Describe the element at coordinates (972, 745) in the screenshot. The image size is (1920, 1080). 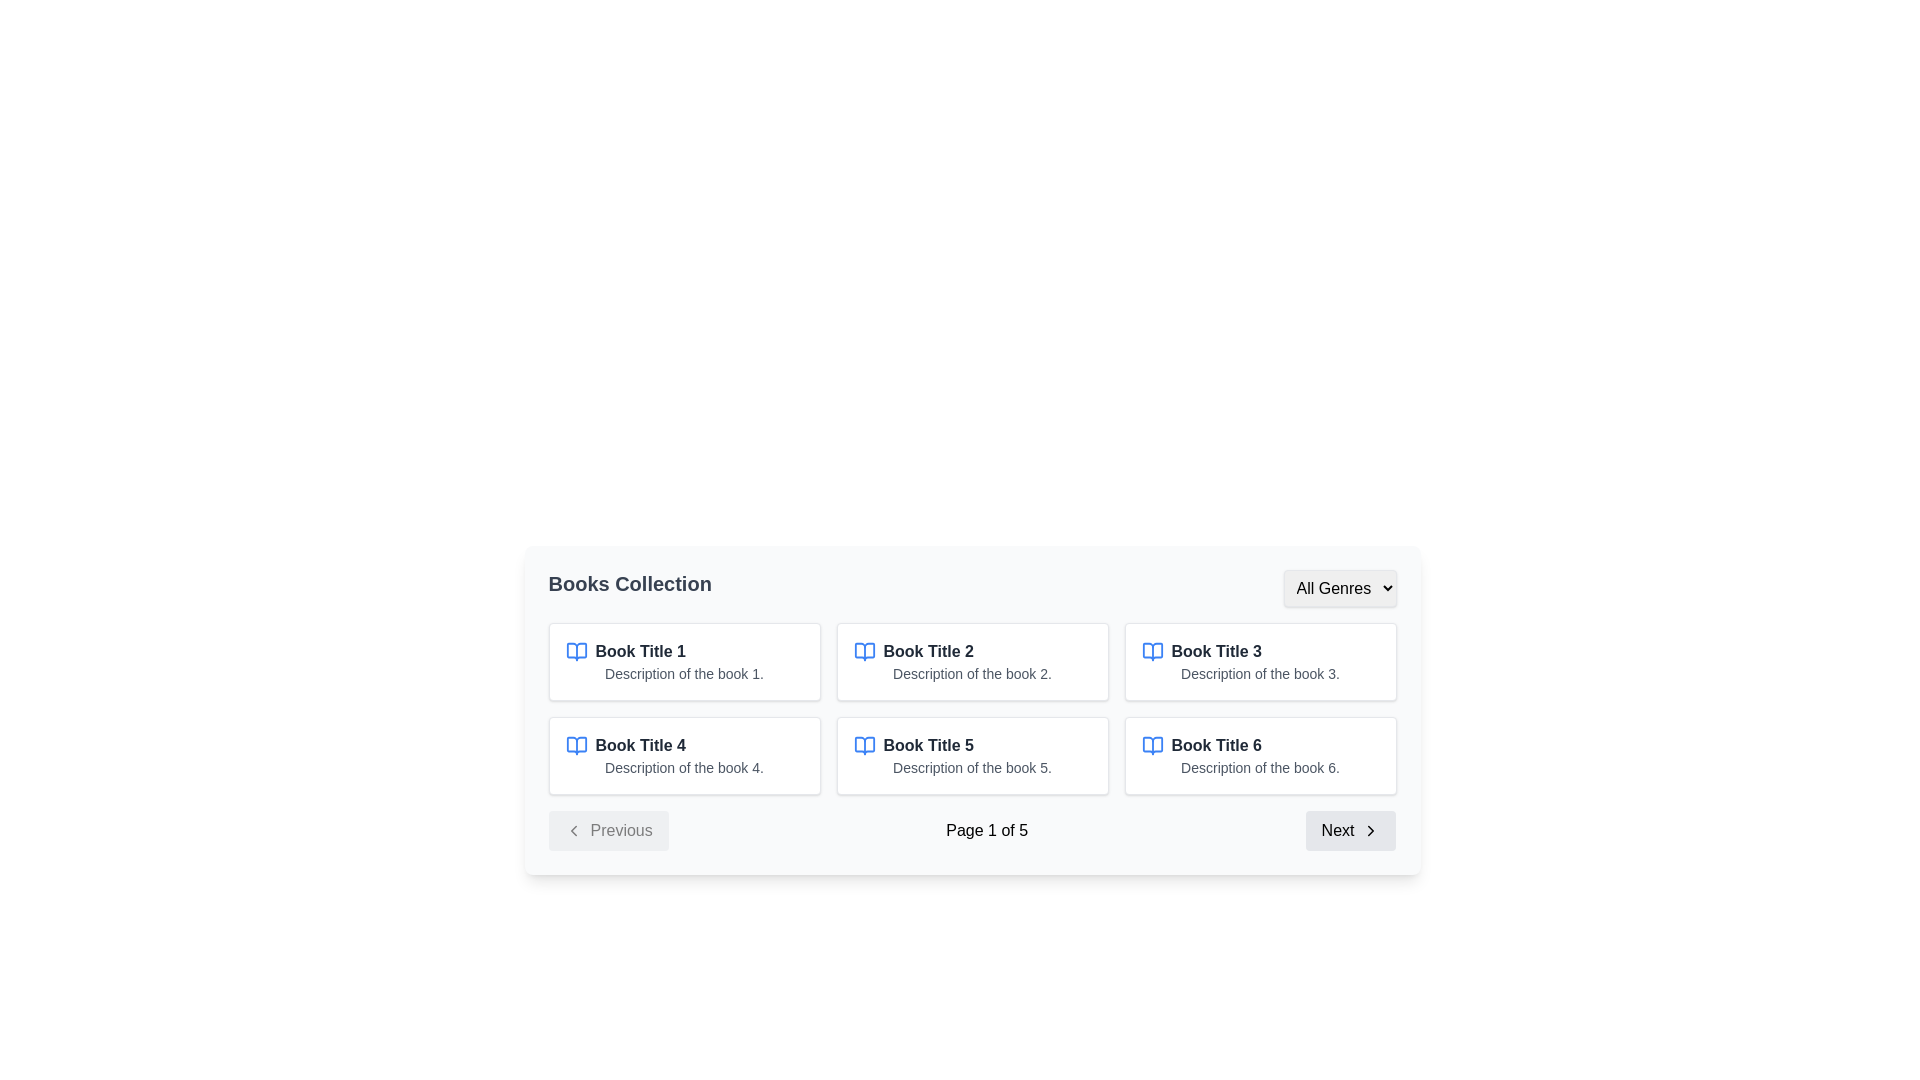
I see `the clickable item representing the book titled 'Book Title 5' in the 'Books Collection' section` at that location.